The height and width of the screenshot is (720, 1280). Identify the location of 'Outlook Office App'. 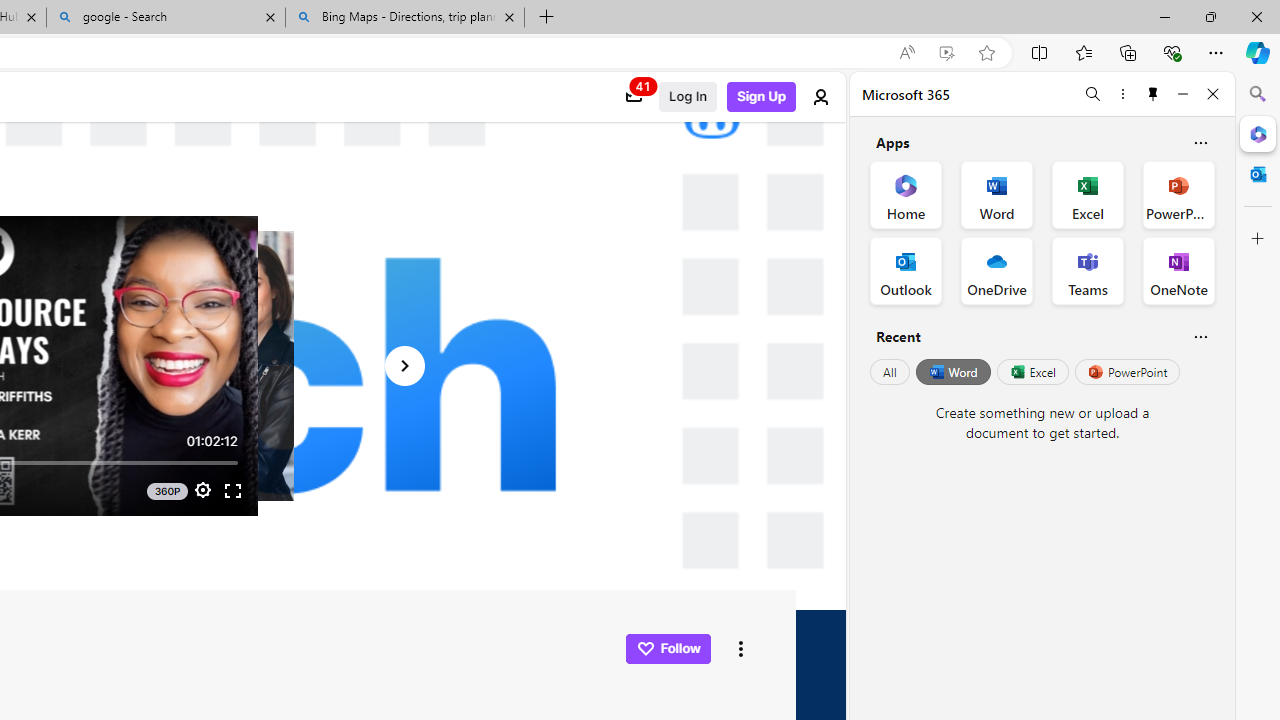
(905, 271).